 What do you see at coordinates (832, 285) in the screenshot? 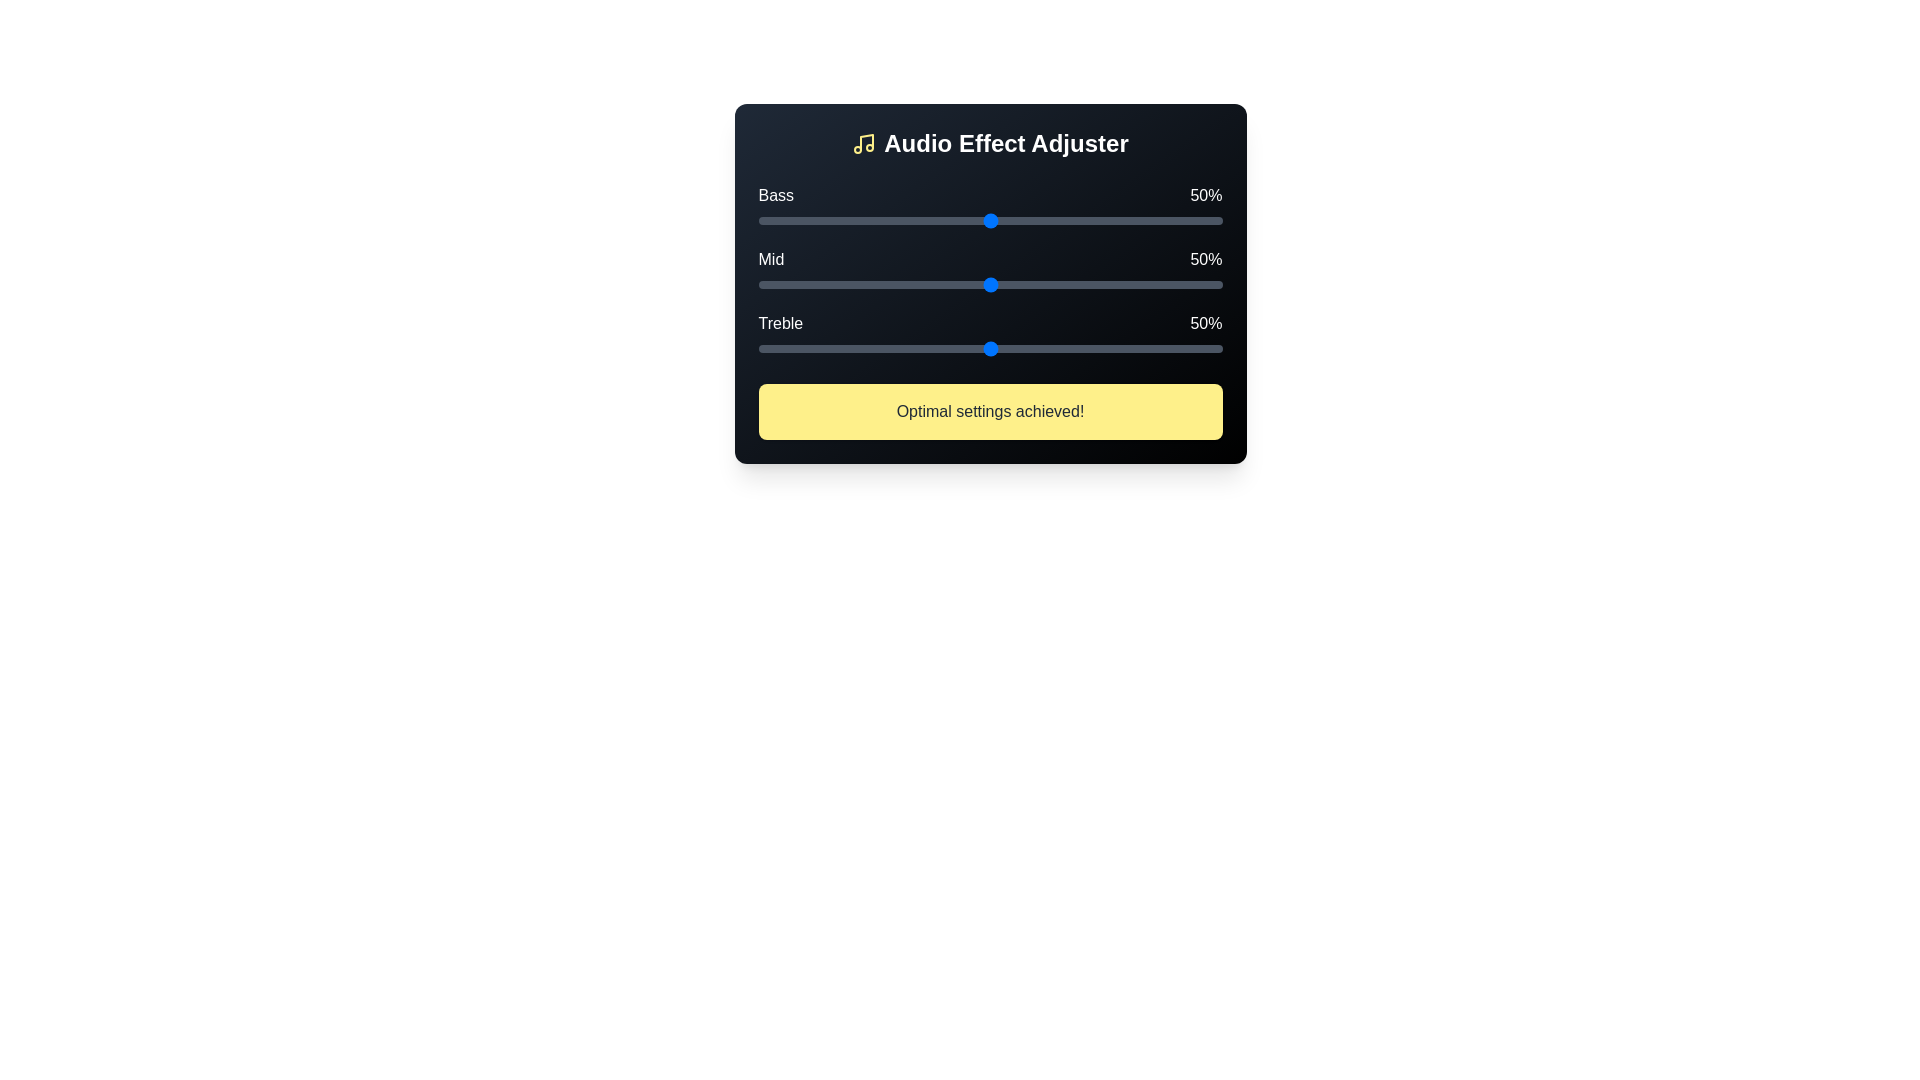
I see `the 'Mid' slider to 16%` at bounding box center [832, 285].